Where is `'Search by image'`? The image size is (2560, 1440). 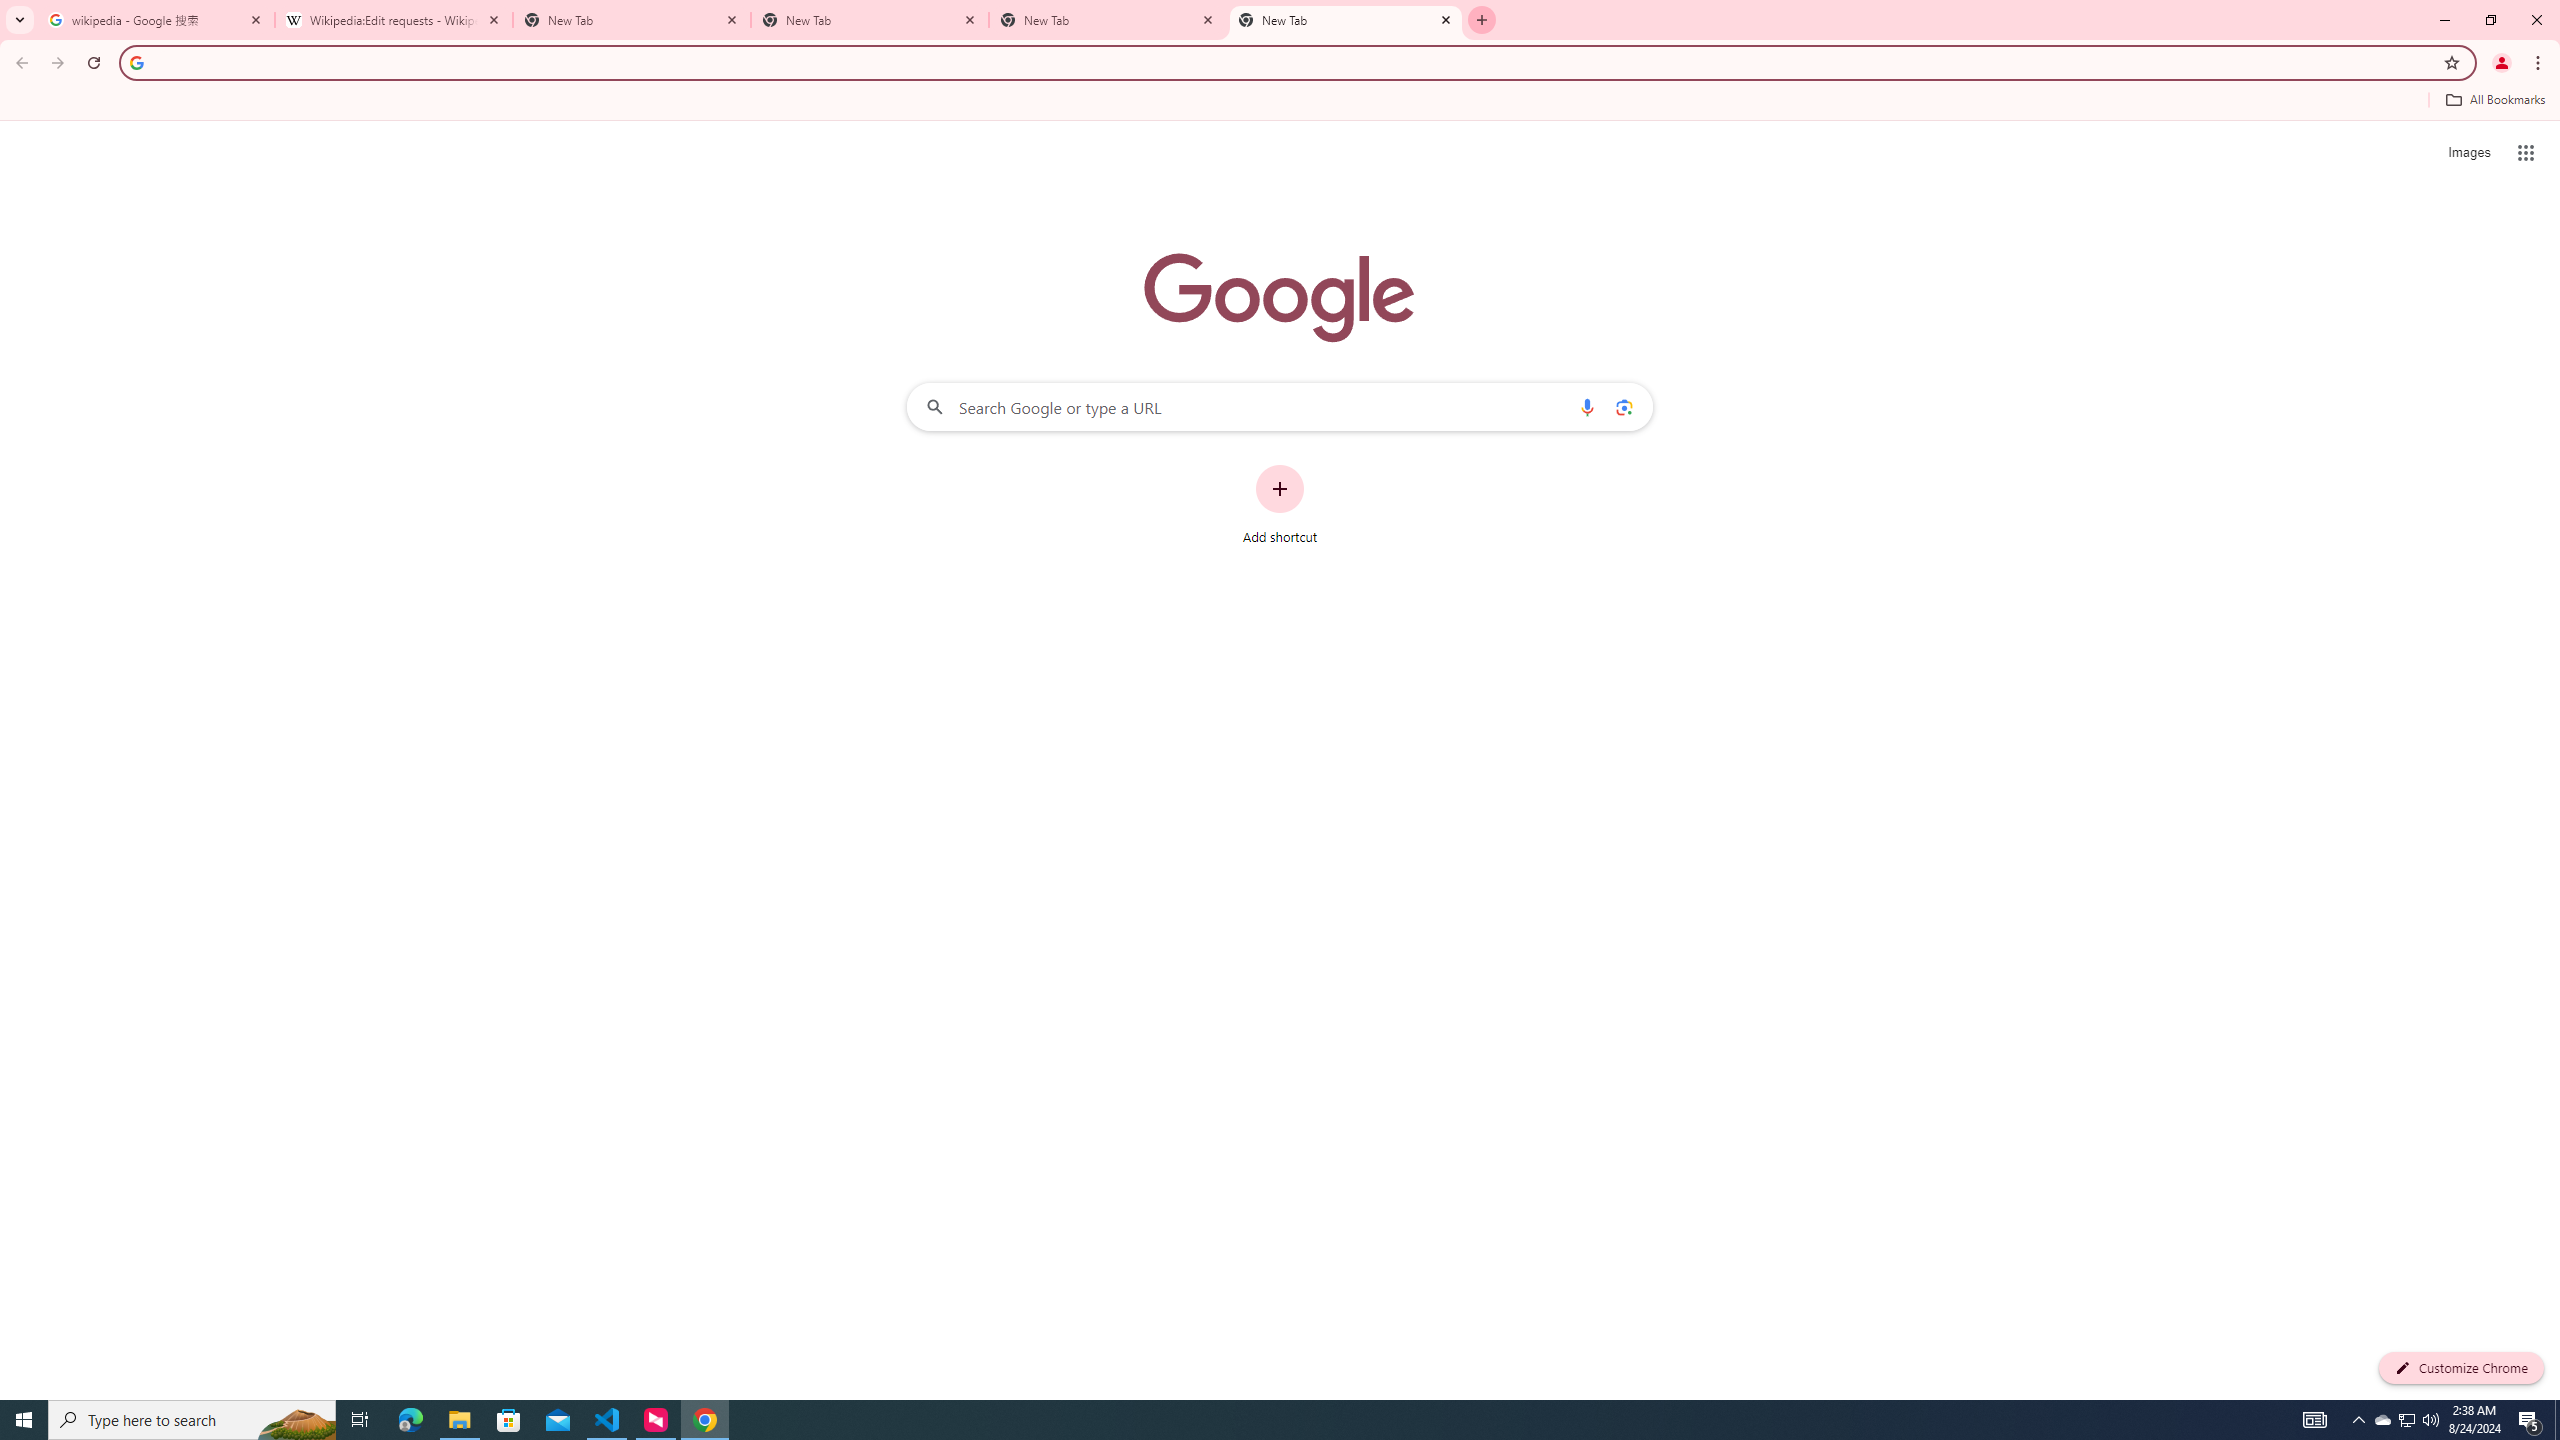 'Search by image' is located at coordinates (1622, 405).